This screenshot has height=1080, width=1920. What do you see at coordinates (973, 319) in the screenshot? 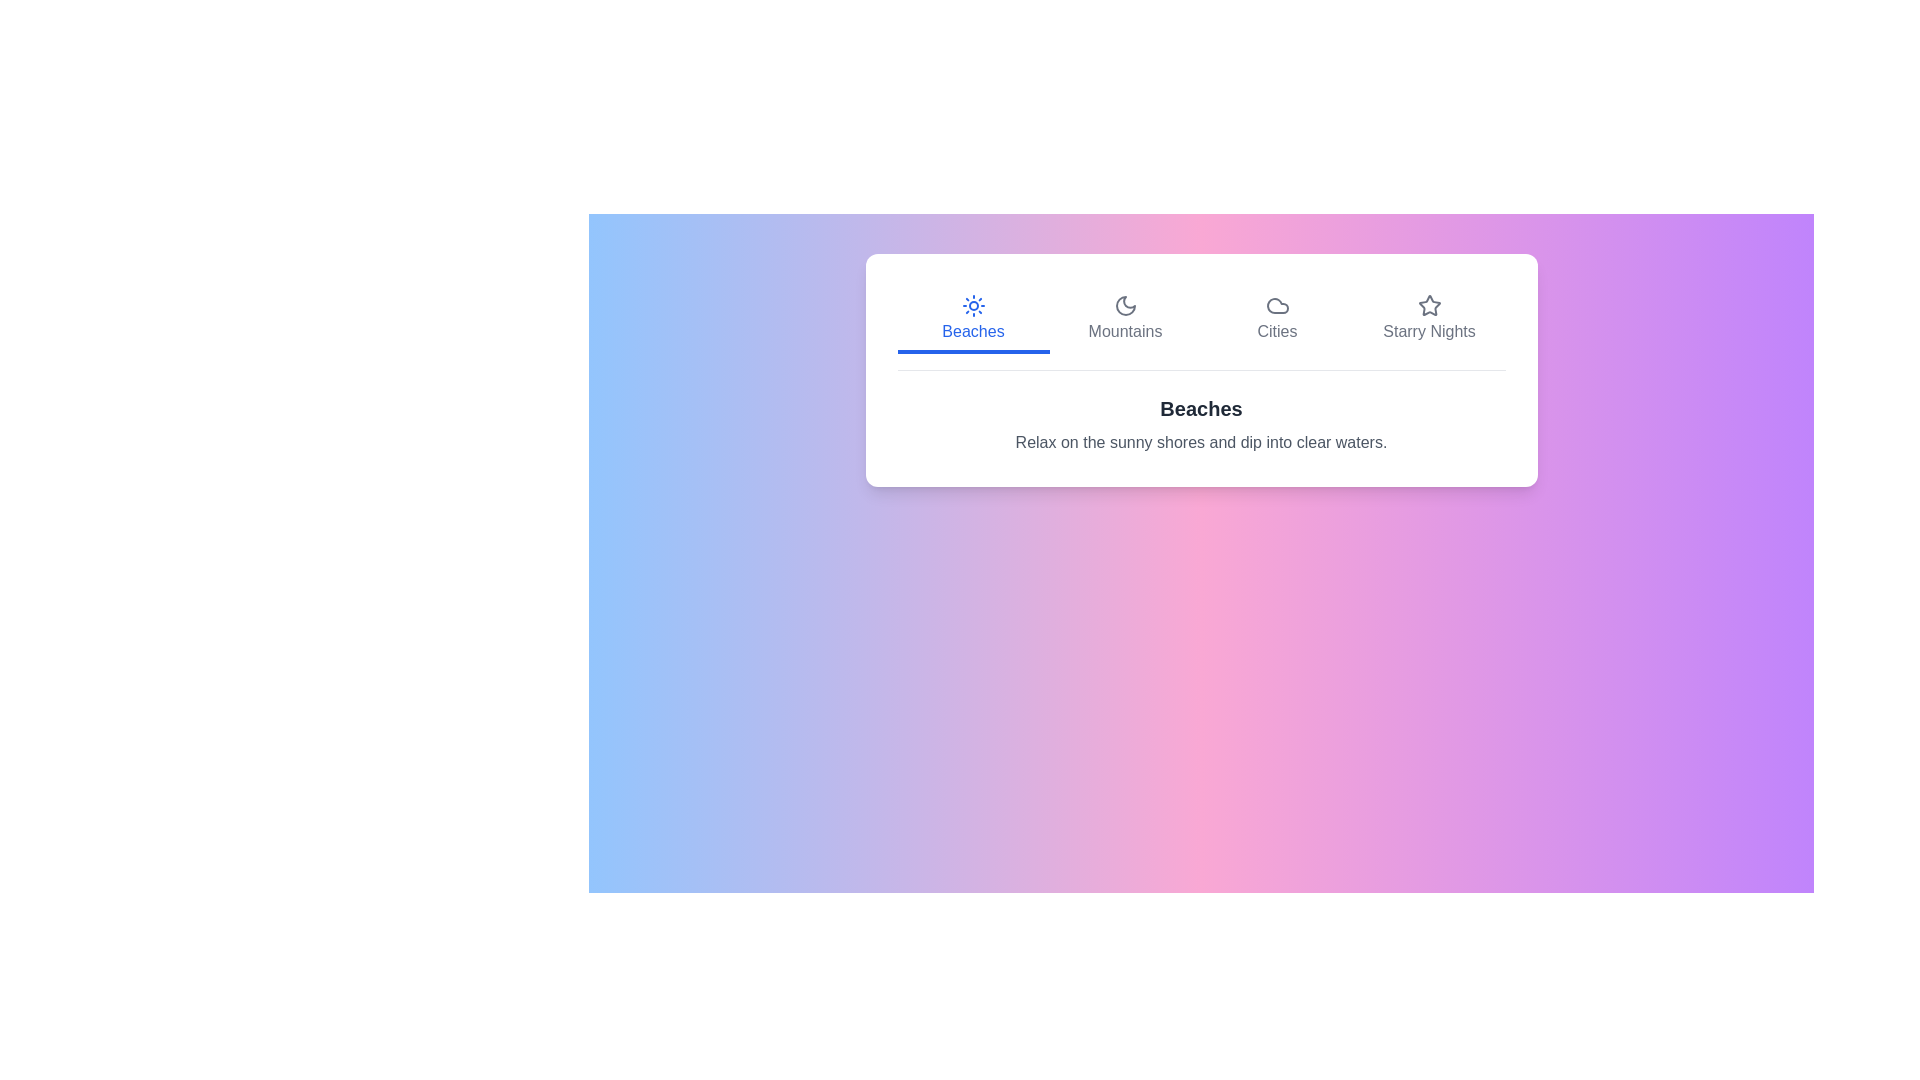
I see `the category Beaches by clicking its button` at bounding box center [973, 319].